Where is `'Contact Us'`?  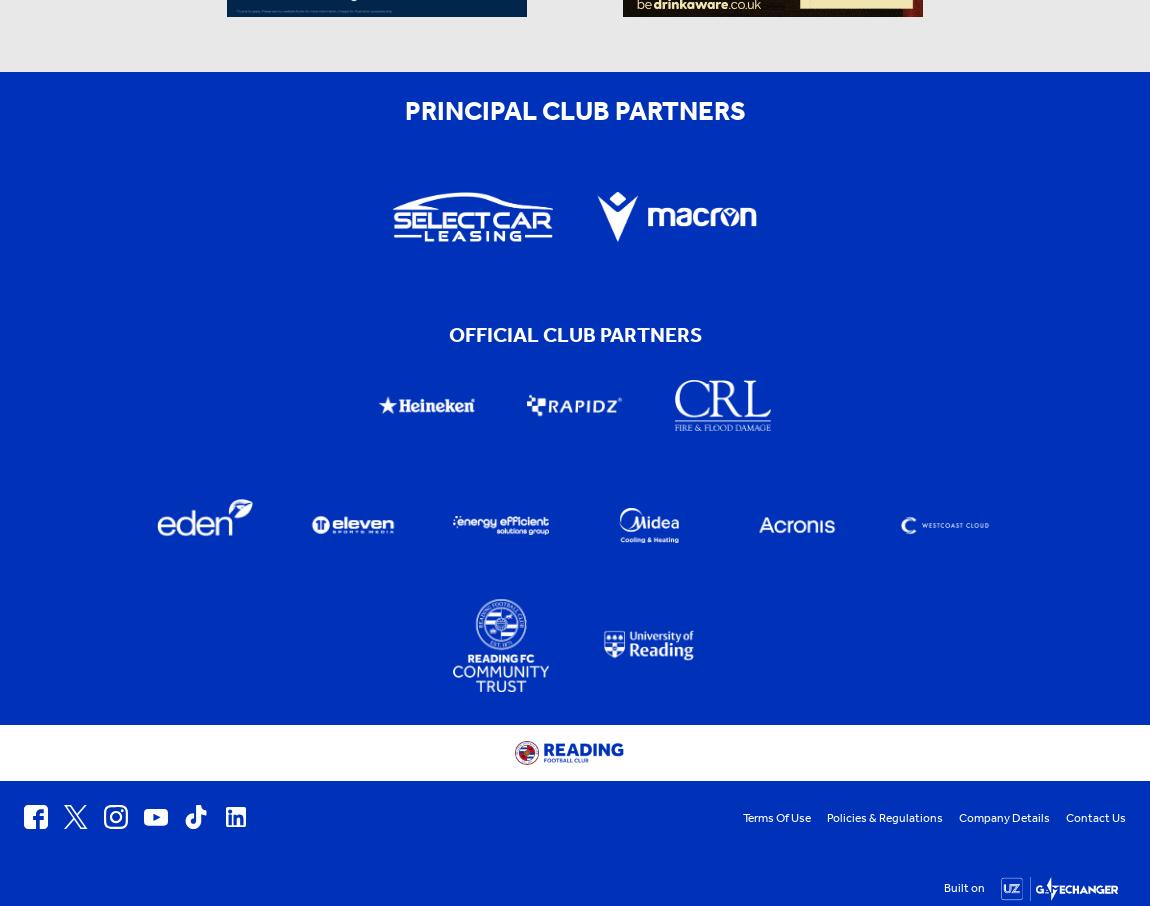 'Contact Us' is located at coordinates (1095, 817).